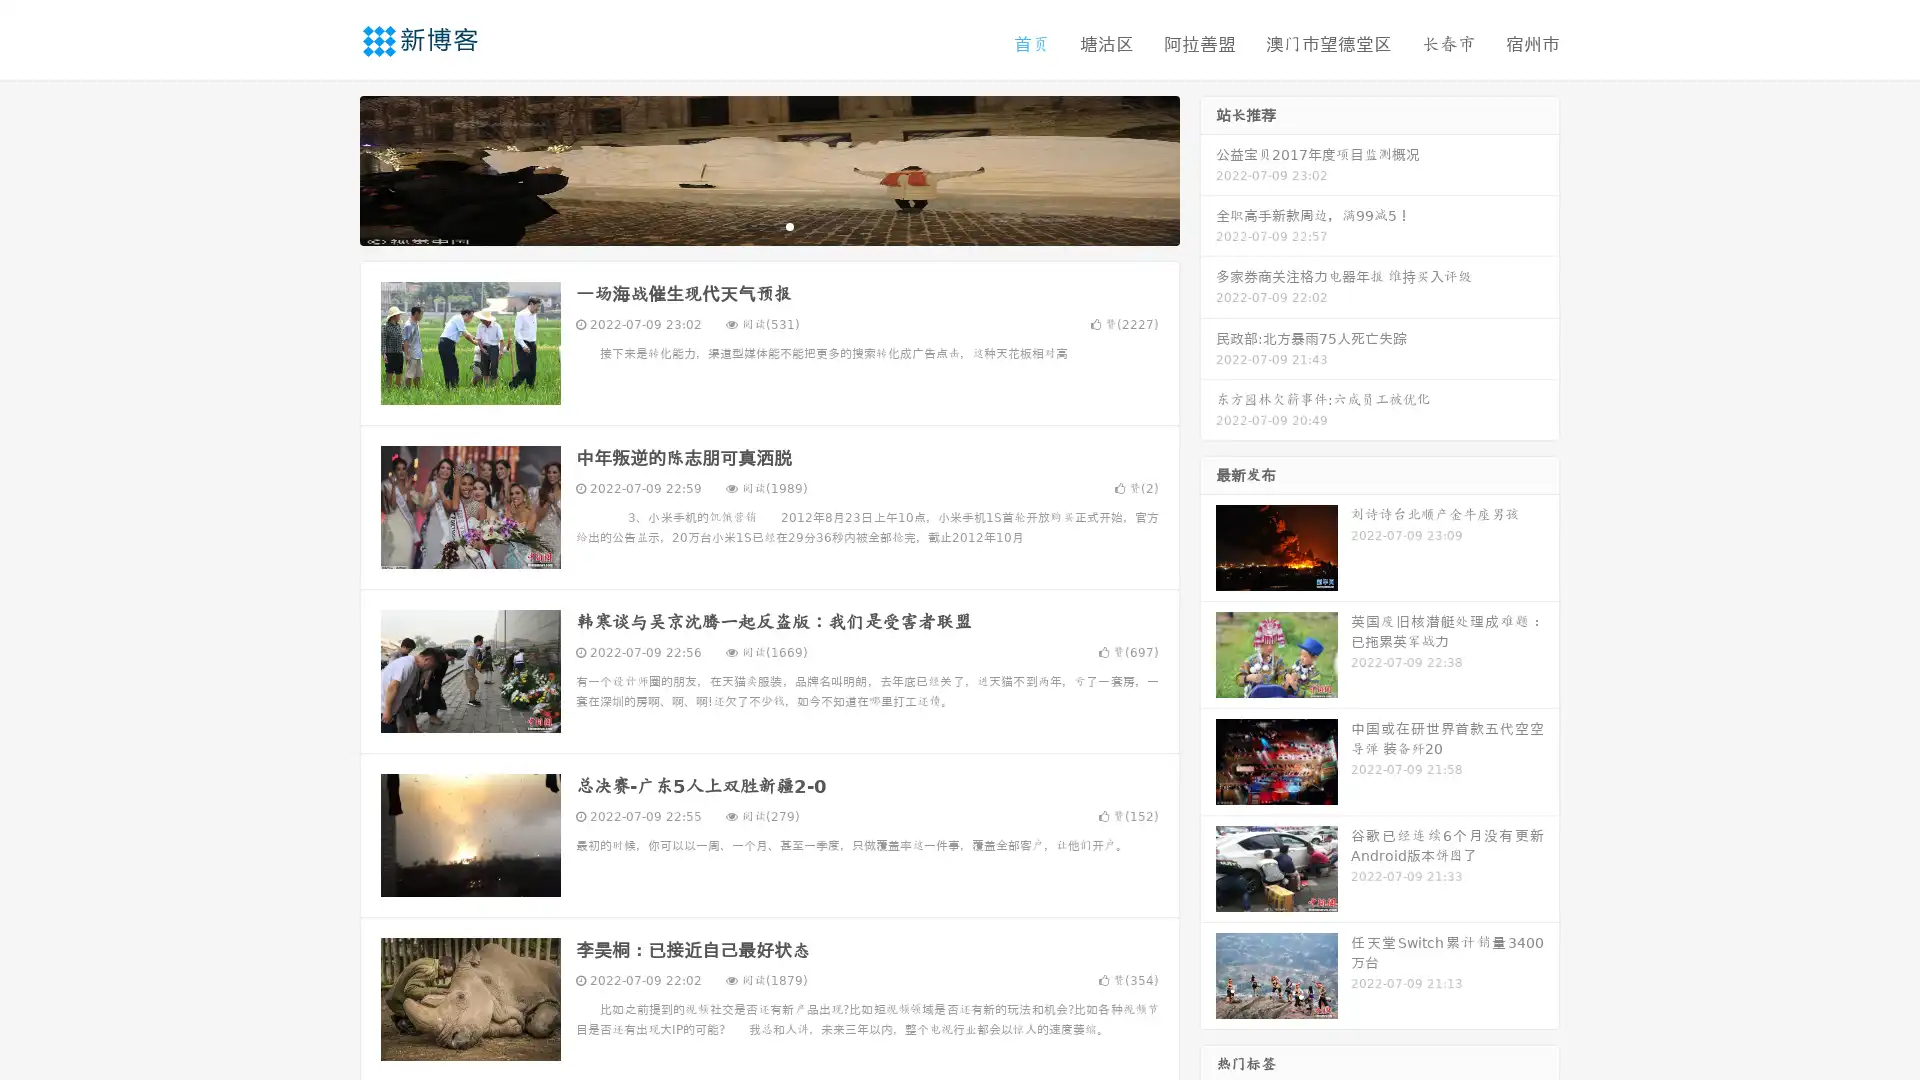  Describe the element at coordinates (1208, 168) in the screenshot. I see `Next slide` at that location.